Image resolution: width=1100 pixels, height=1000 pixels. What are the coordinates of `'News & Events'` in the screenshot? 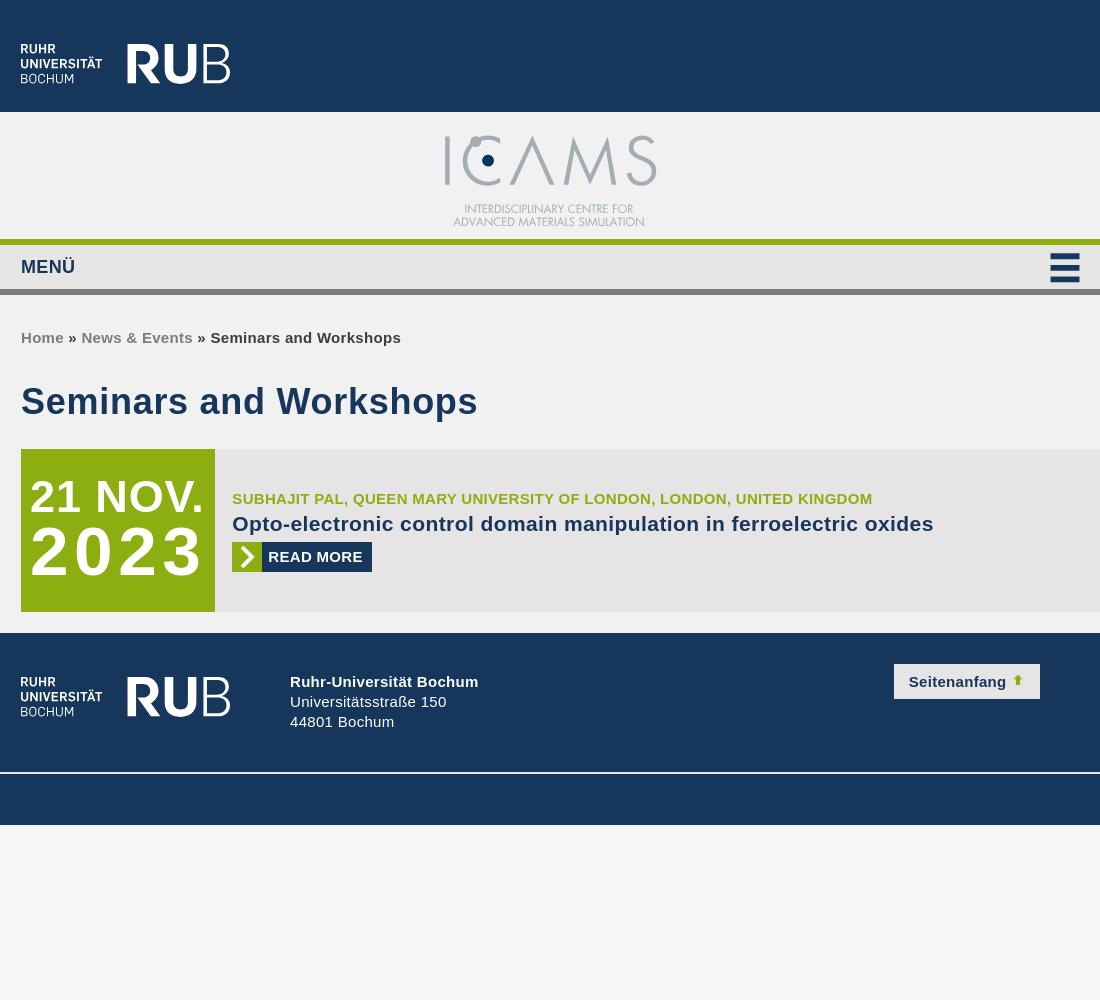 It's located at (136, 336).